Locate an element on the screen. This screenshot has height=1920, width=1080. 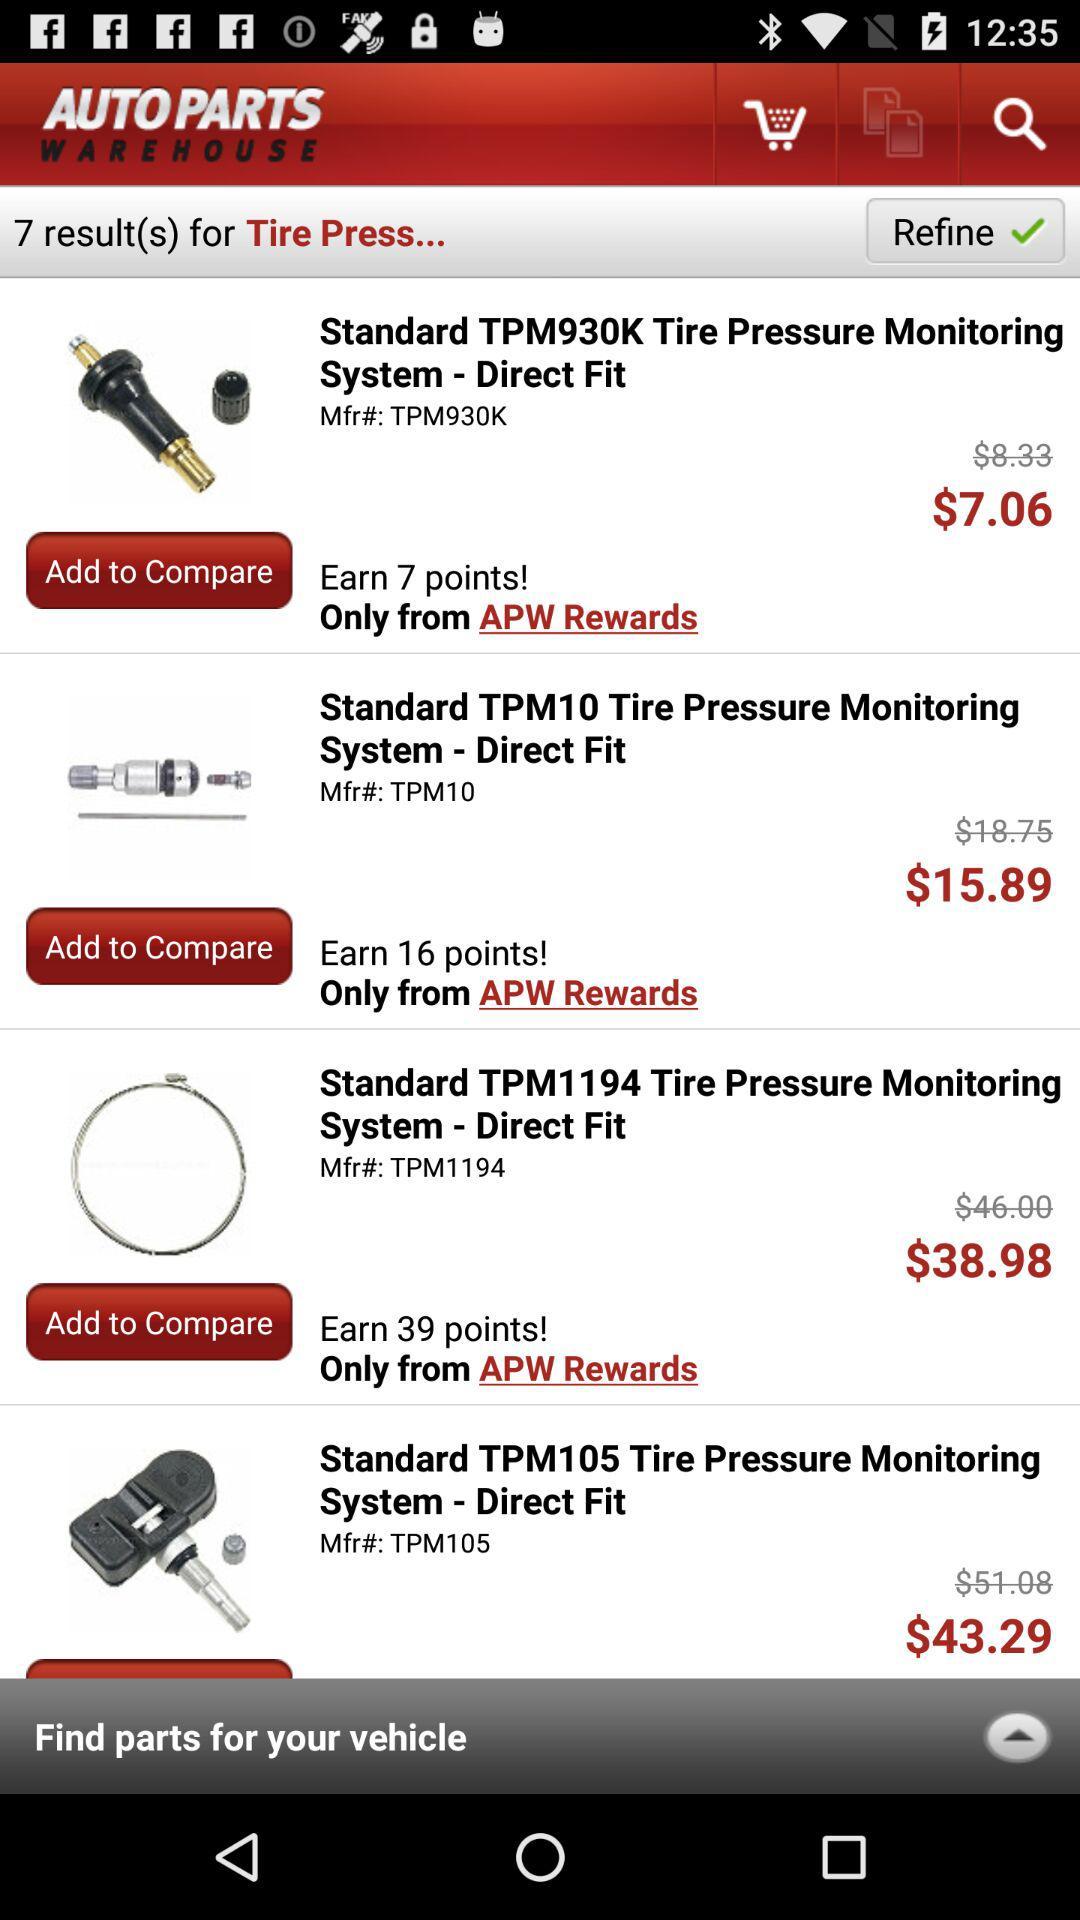
the red colored text mentioned as 706 is located at coordinates (999, 507).